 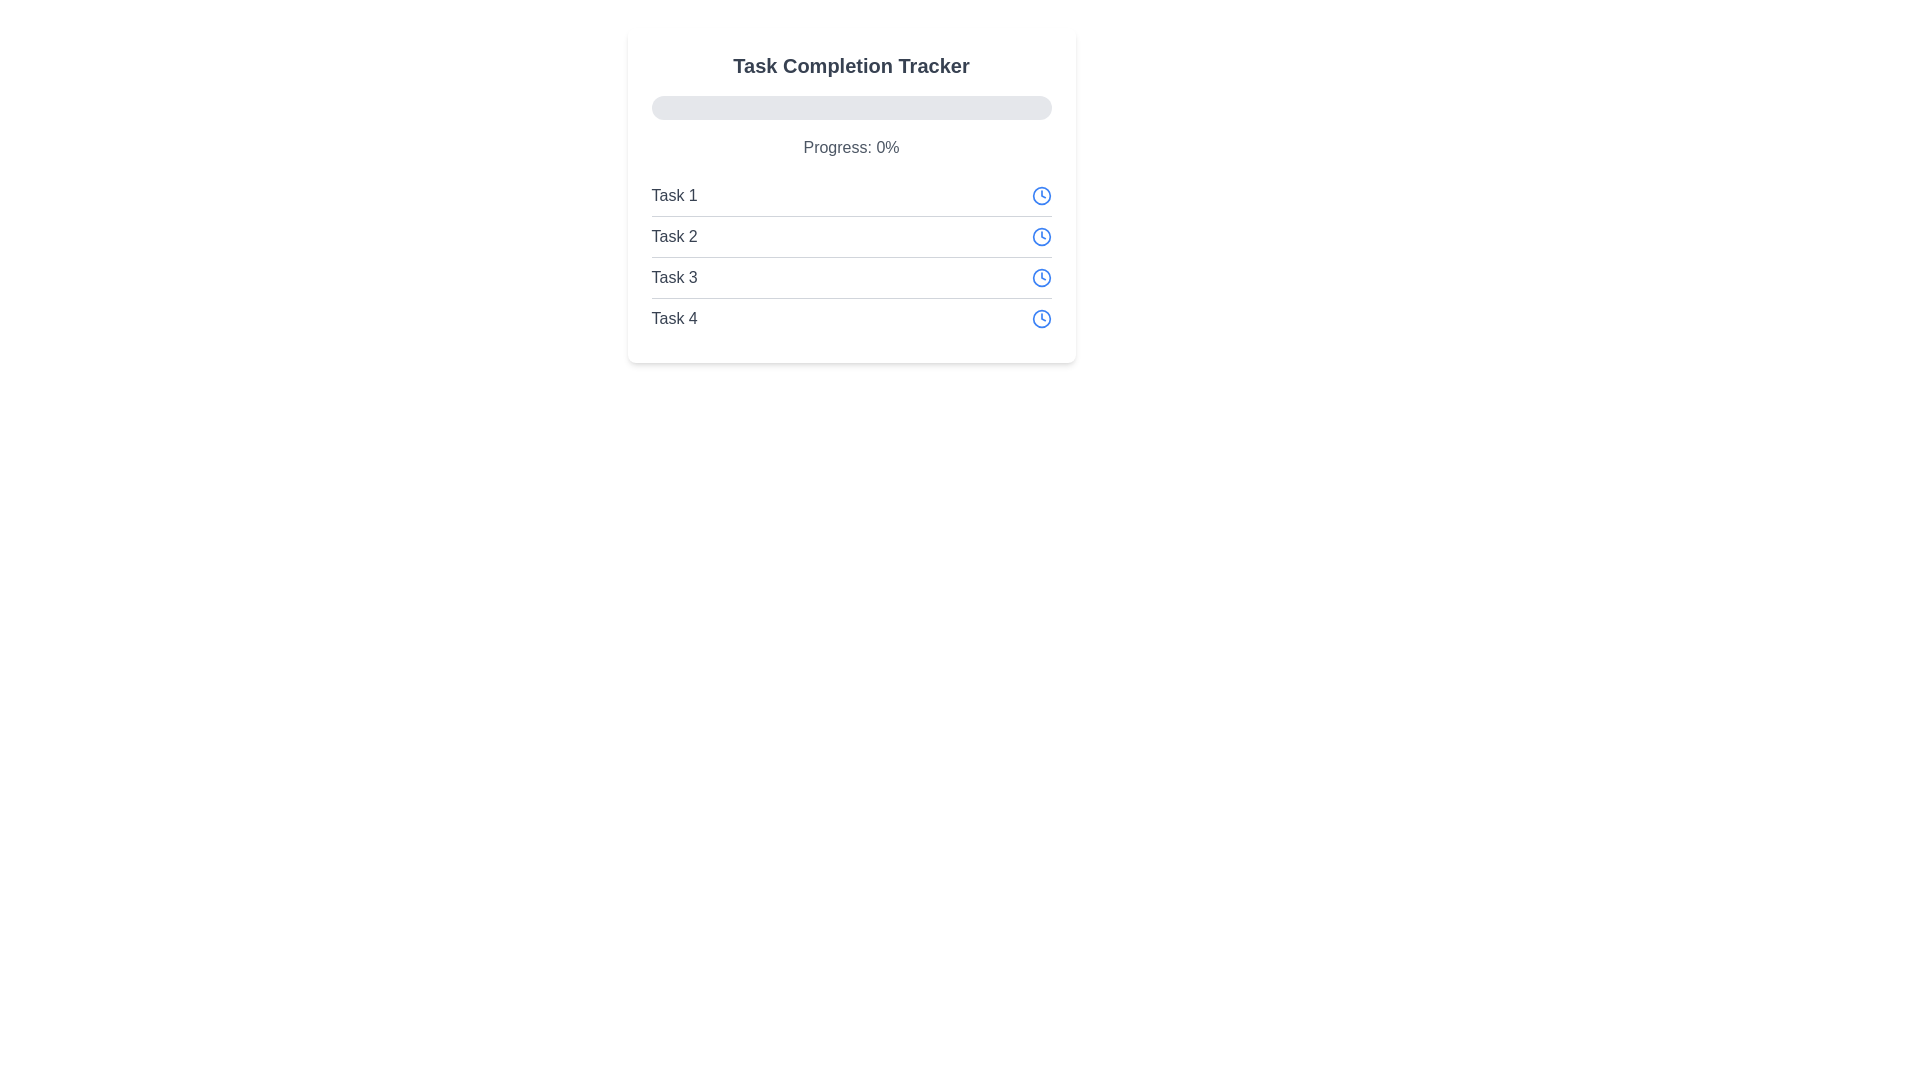 I want to click on the text label that indicates the name or description of a task in the task list, positioned just below 'Task 1' and above 'Task 3', so click(x=674, y=235).